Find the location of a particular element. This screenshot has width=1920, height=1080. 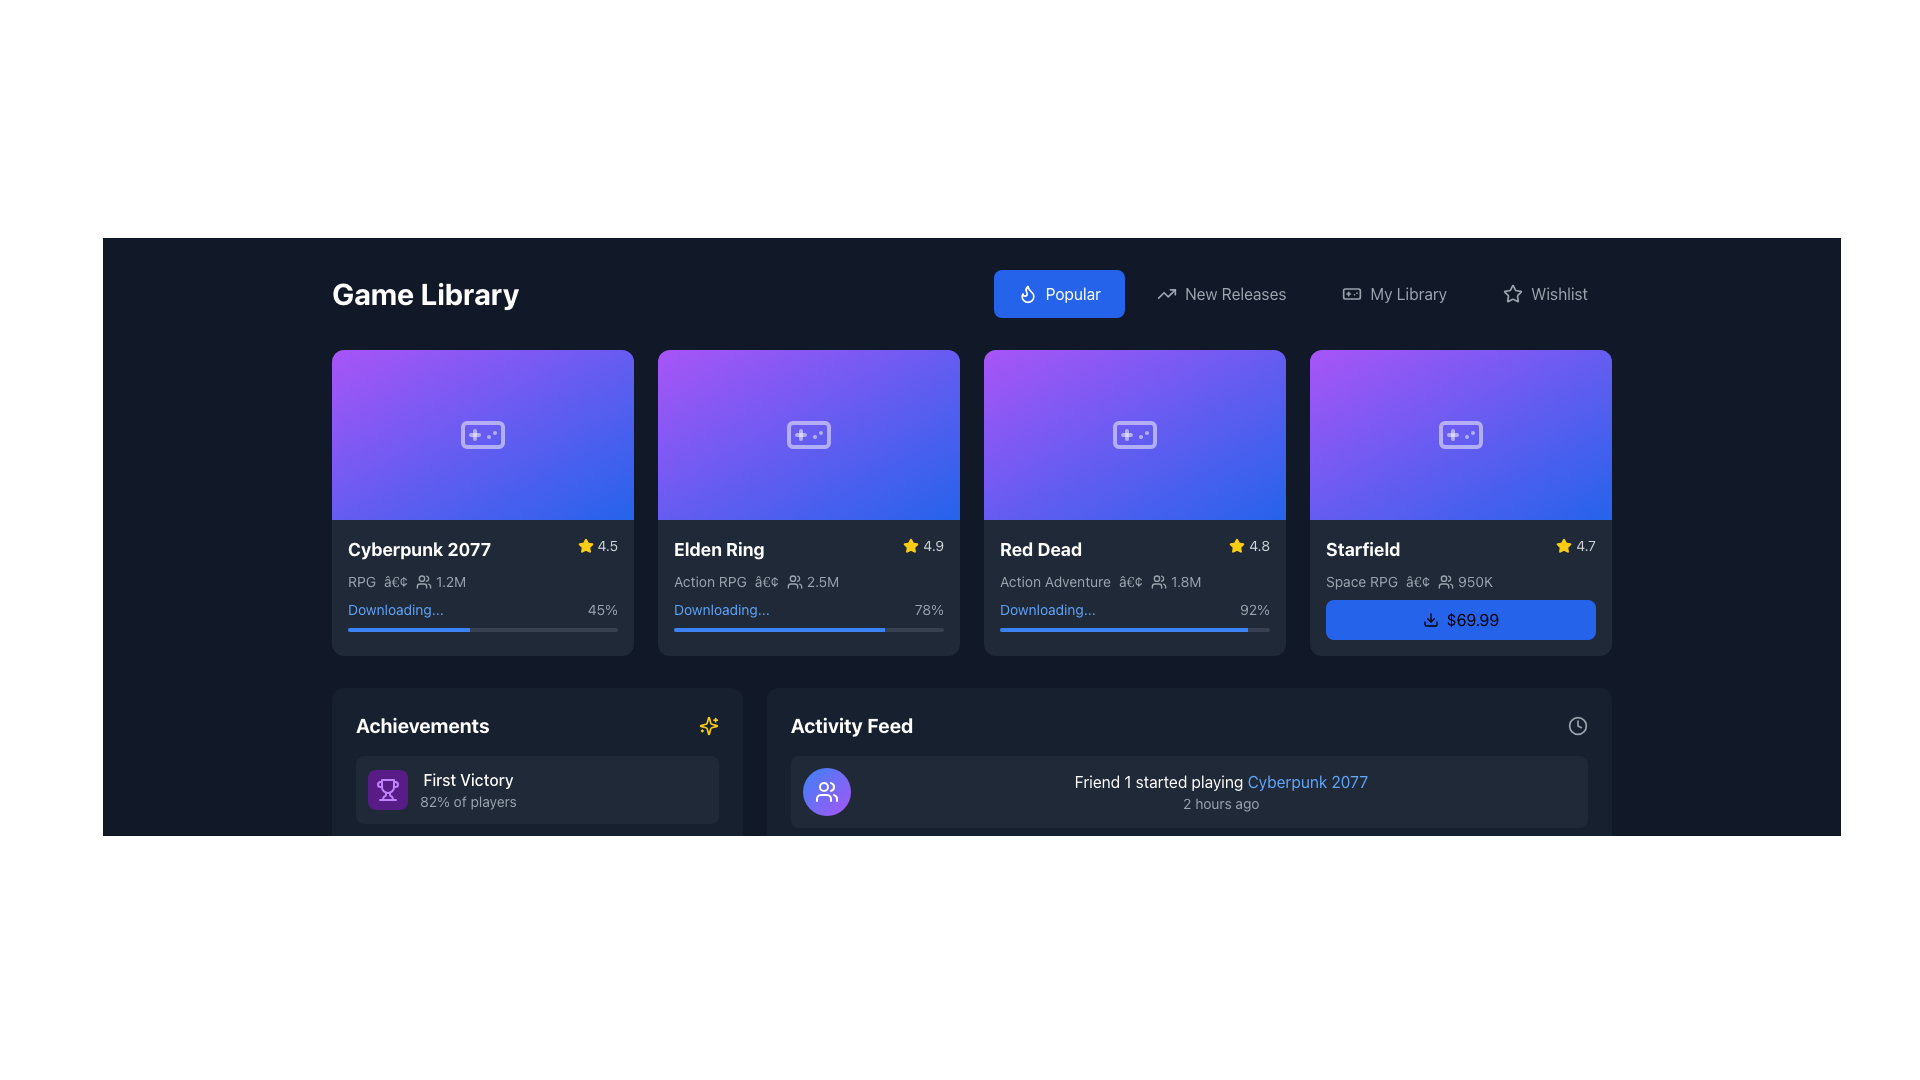

the text notification that reads 'Friend 1 started playing Cyberpunk 2077' with blue highlighted text, located in the 'Activity Feed' section above the timestamp is located at coordinates (1220, 780).